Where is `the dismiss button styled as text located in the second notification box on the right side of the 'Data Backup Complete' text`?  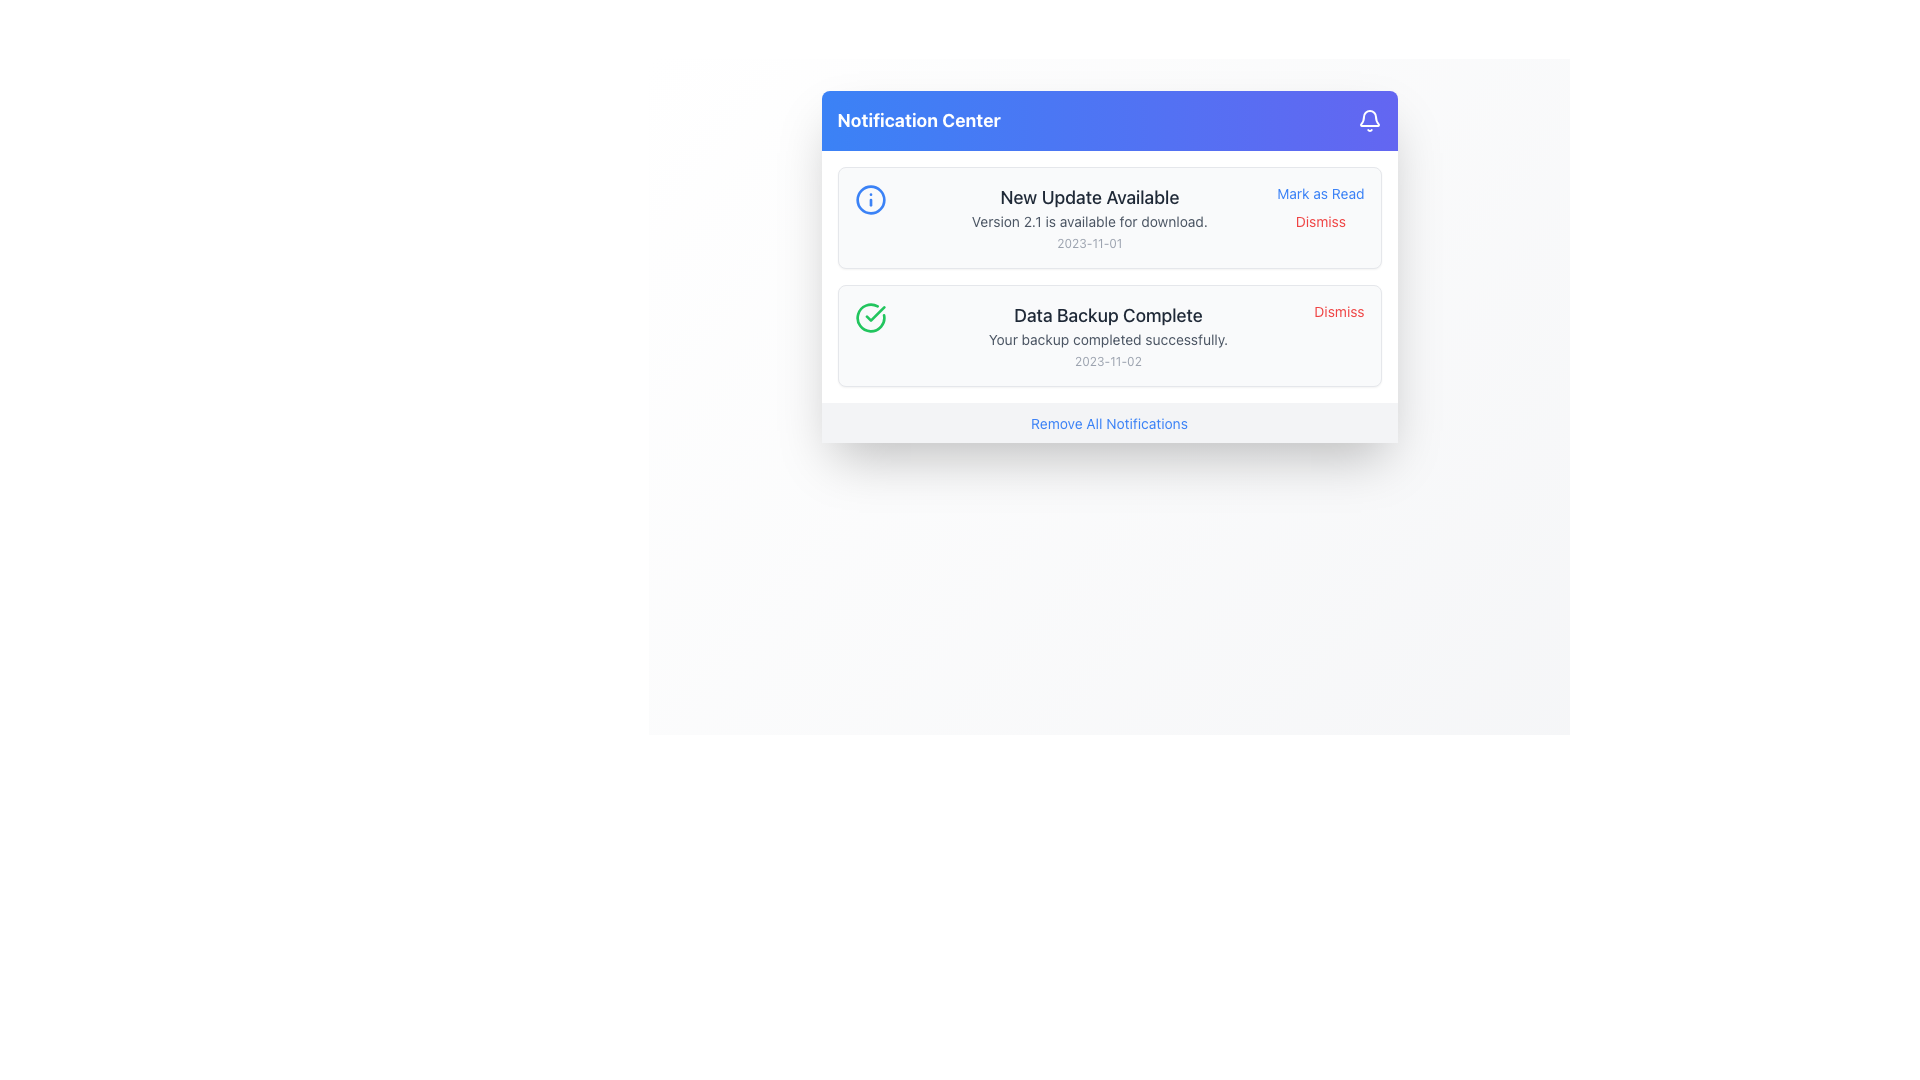
the dismiss button styled as text located in the second notification box on the right side of the 'Data Backup Complete' text is located at coordinates (1320, 222).